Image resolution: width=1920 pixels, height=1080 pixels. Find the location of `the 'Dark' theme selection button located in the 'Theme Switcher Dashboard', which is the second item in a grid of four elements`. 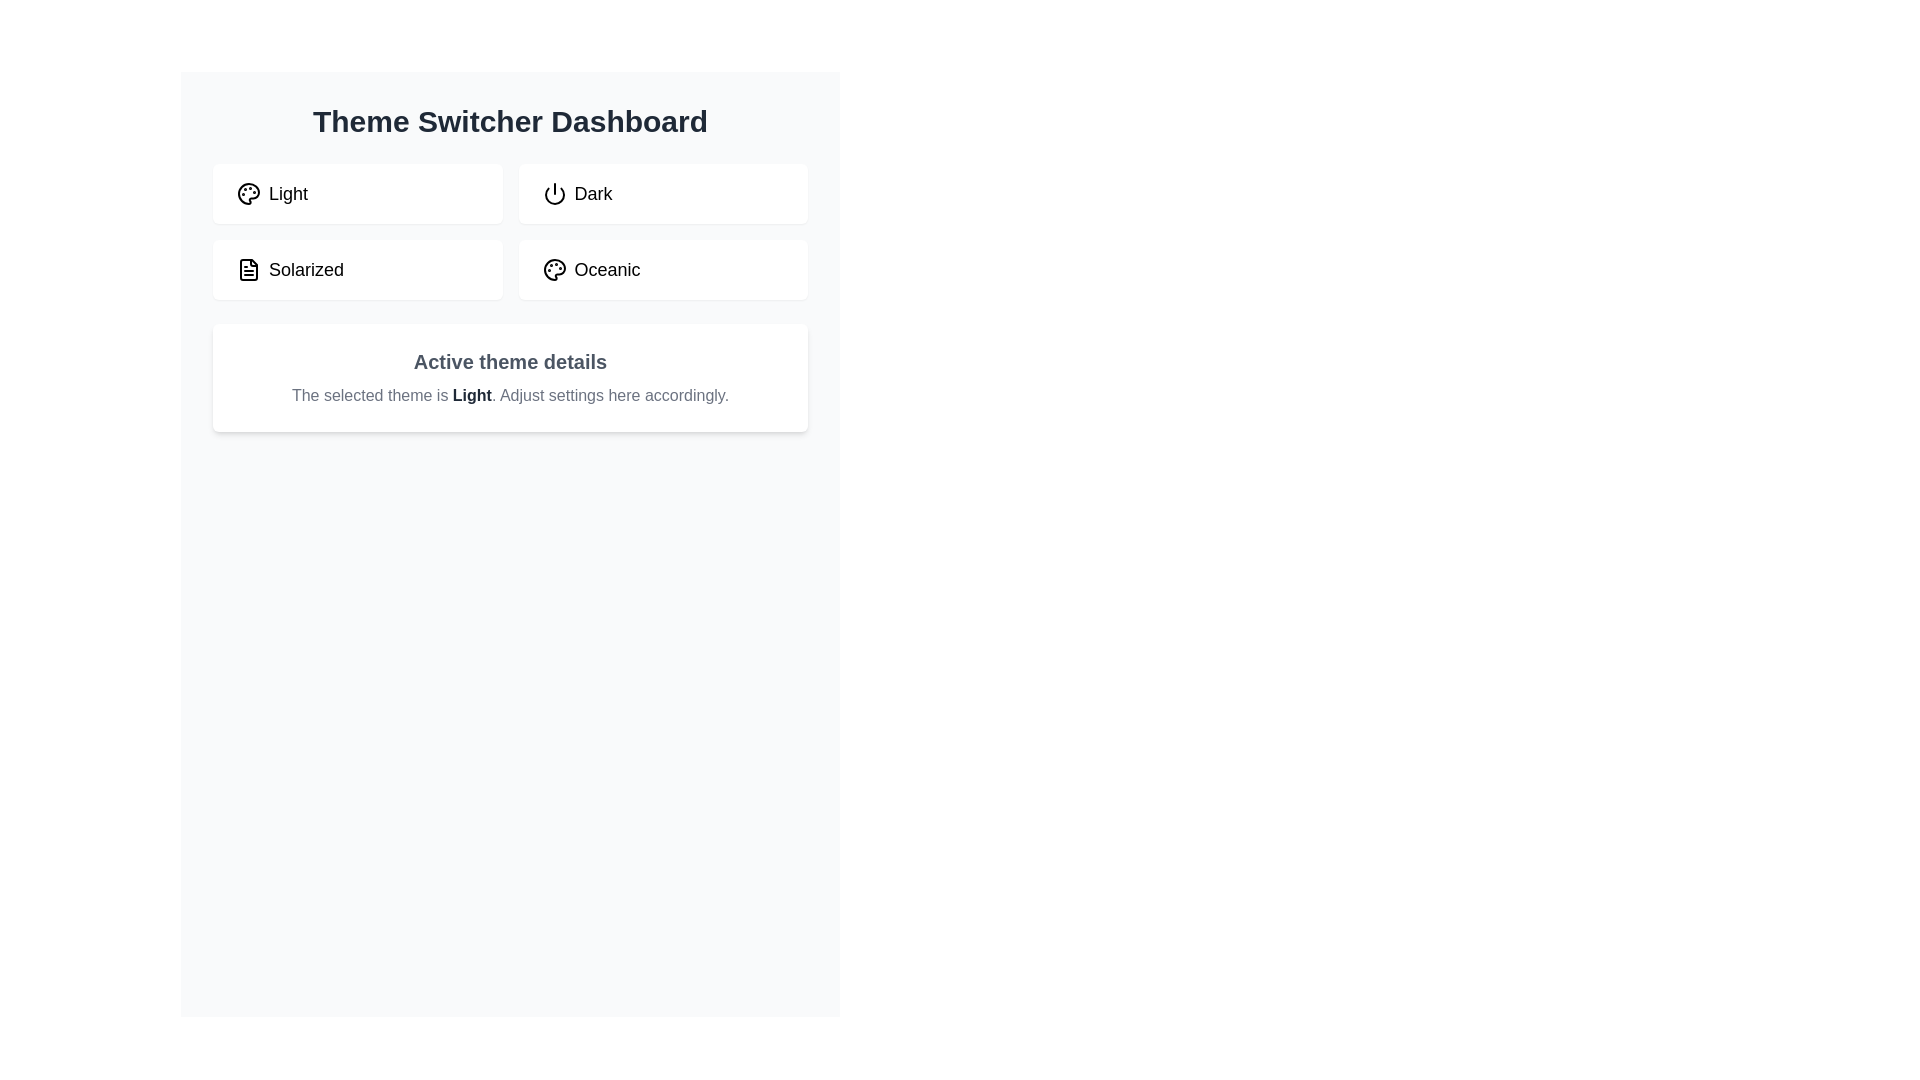

the 'Dark' theme selection button located in the 'Theme Switcher Dashboard', which is the second item in a grid of four elements is located at coordinates (663, 193).